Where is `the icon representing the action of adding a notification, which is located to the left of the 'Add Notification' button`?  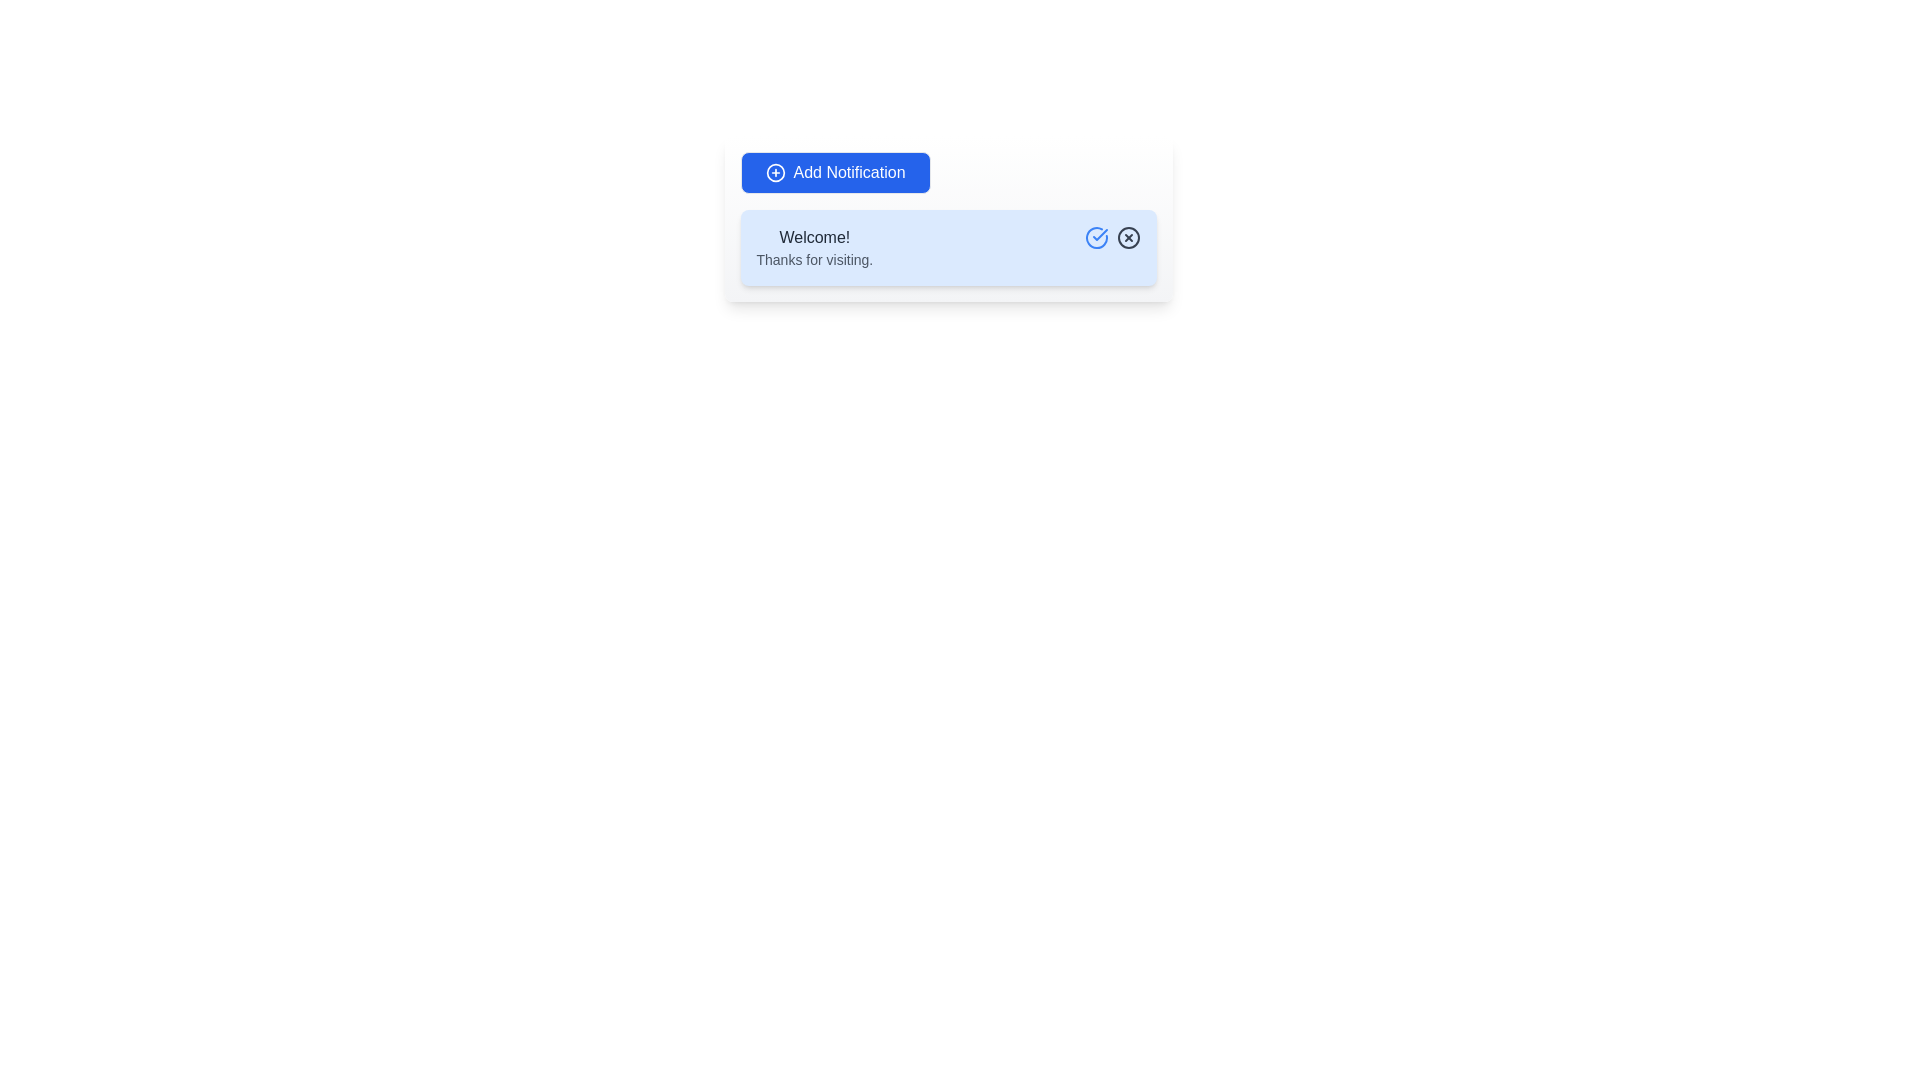
the icon representing the action of adding a notification, which is located to the left of the 'Add Notification' button is located at coordinates (774, 172).